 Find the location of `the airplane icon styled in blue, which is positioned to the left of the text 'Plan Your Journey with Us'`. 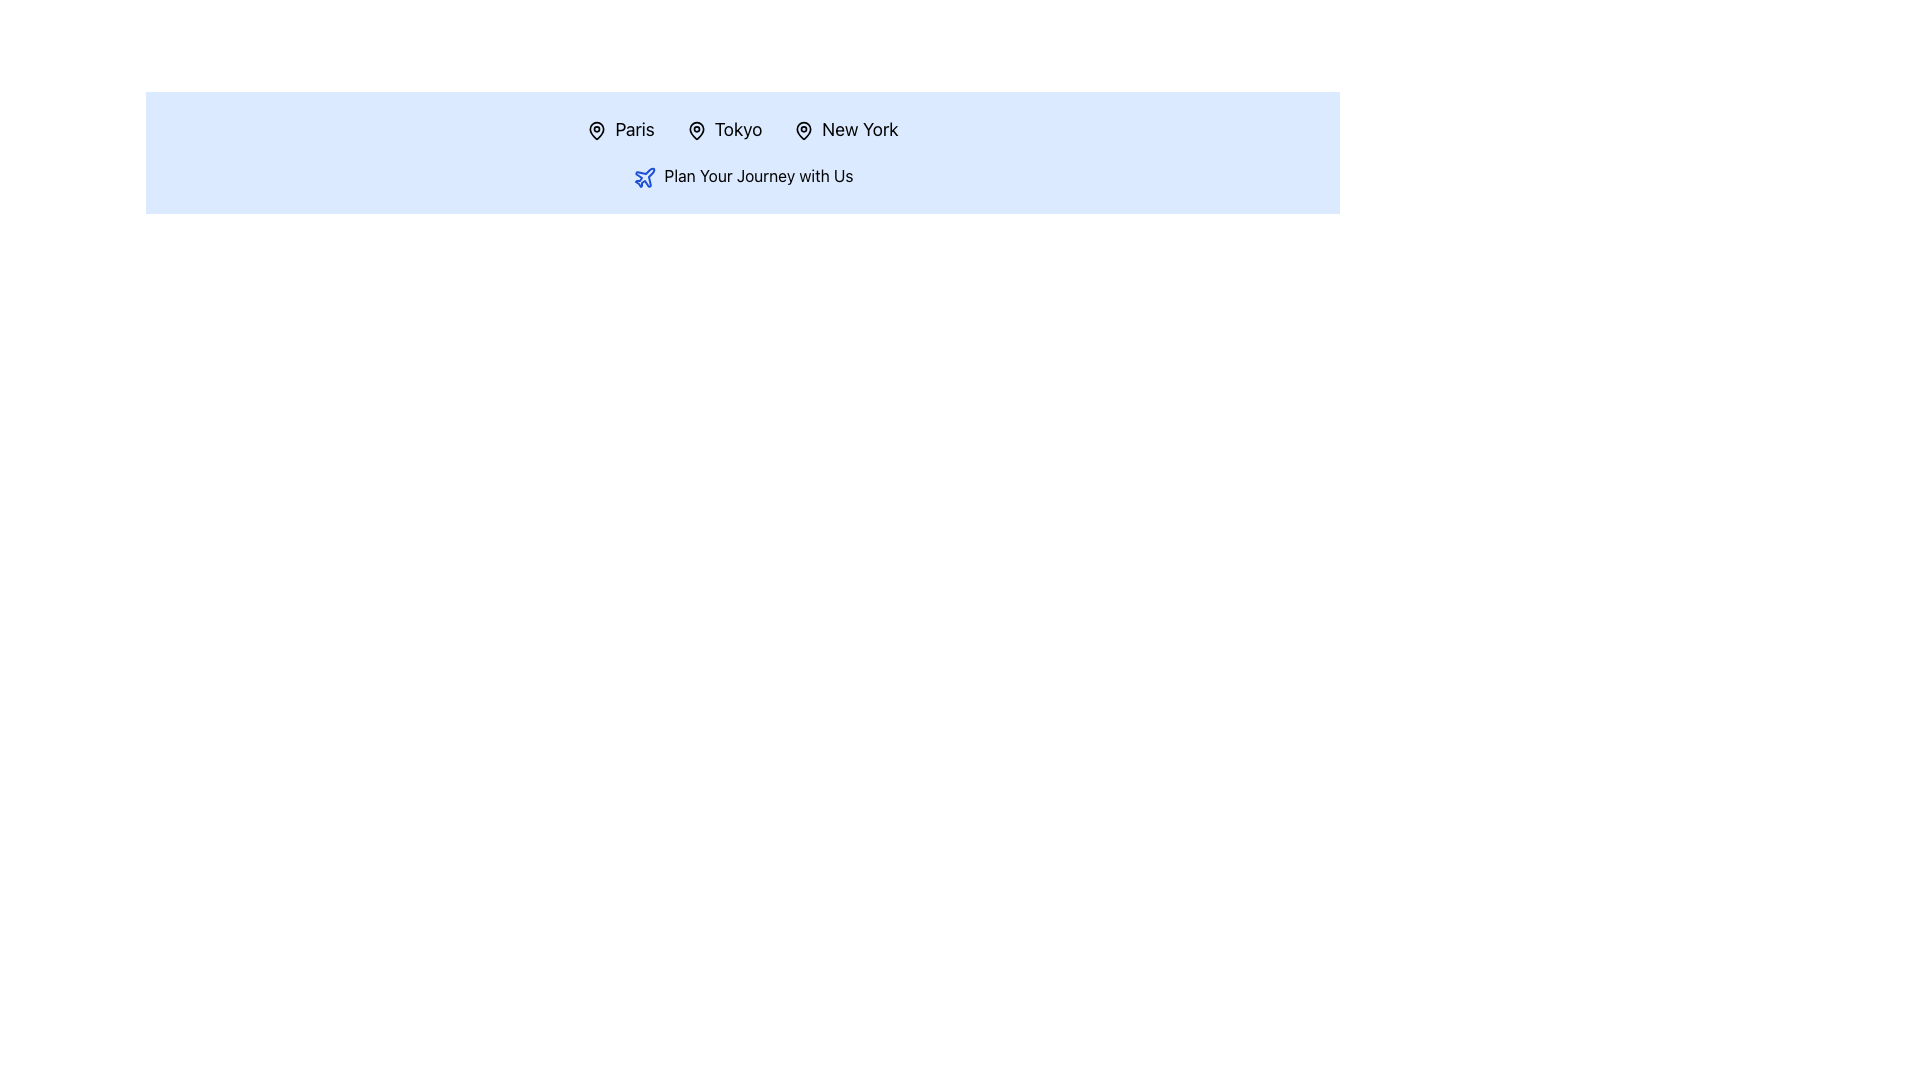

the airplane icon styled in blue, which is positioned to the left of the text 'Plan Your Journey with Us' is located at coordinates (644, 176).